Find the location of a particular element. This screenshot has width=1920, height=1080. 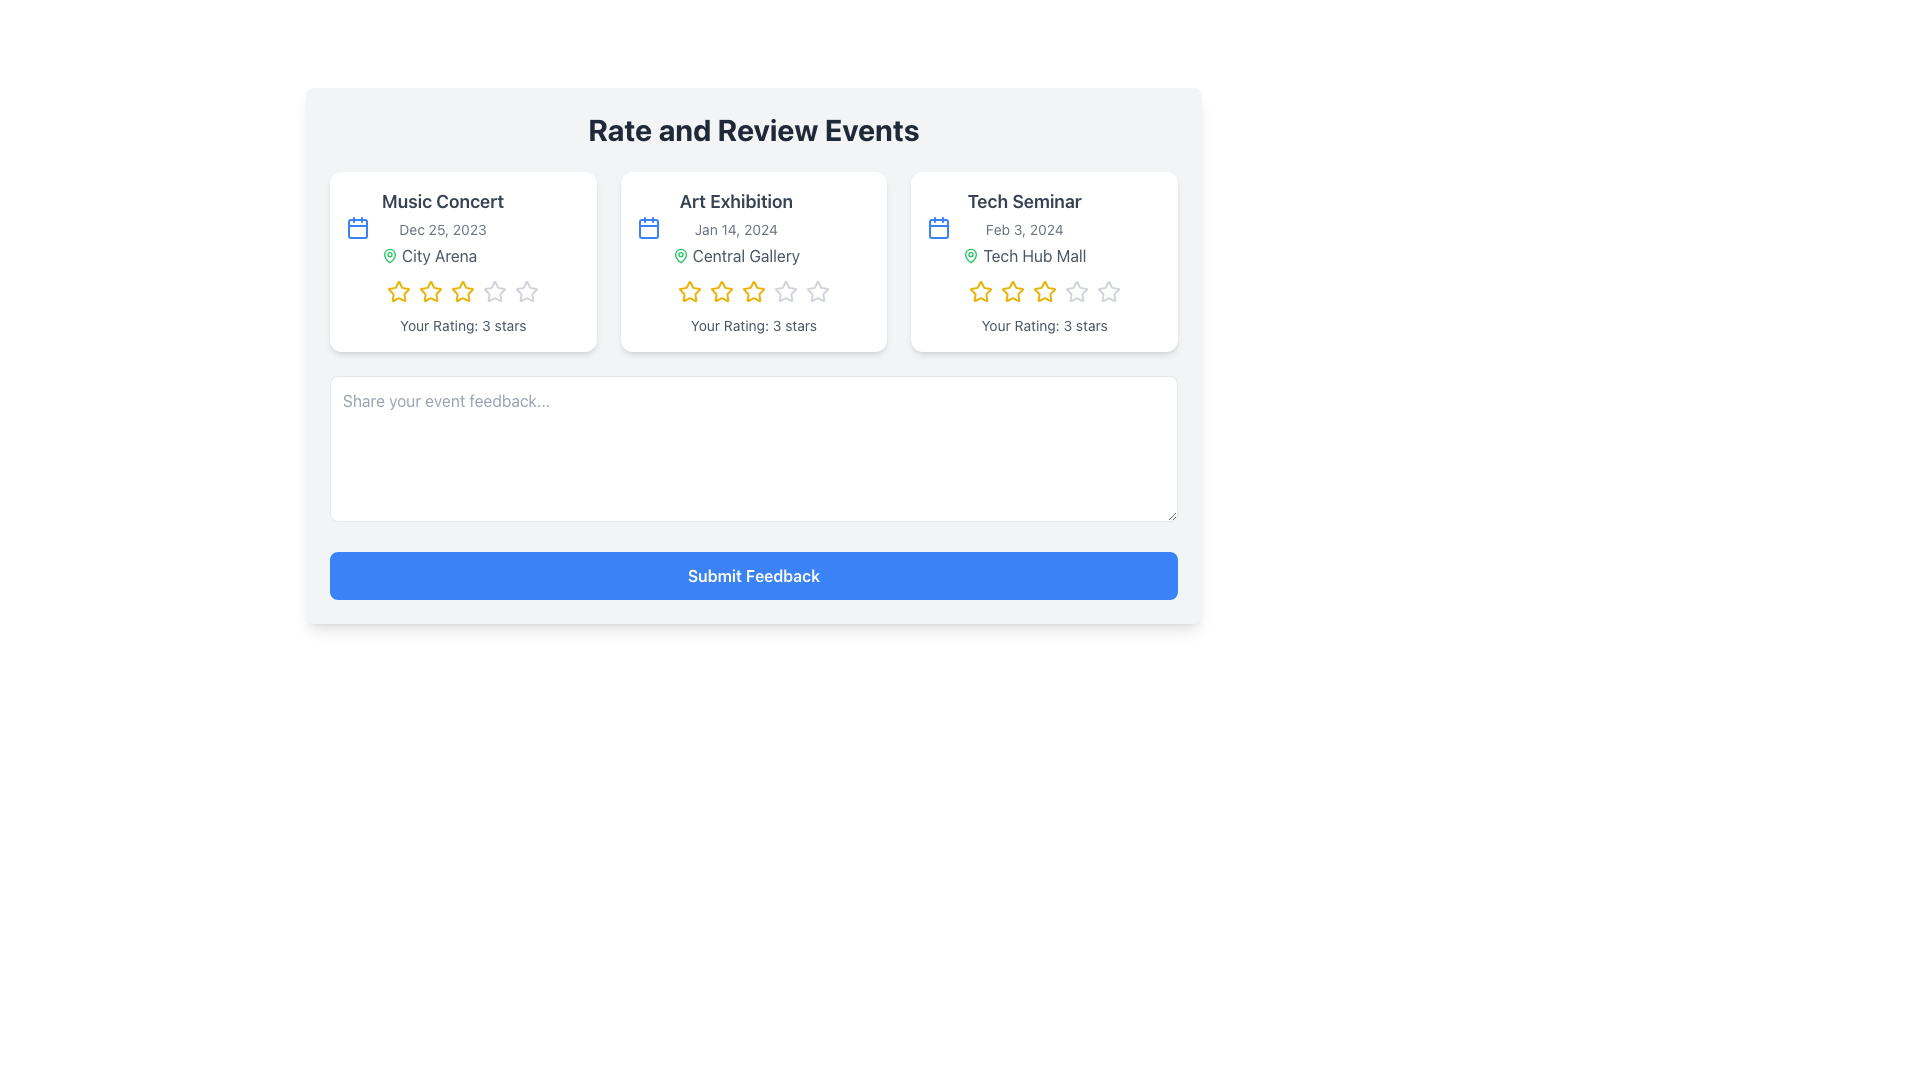

date information displayed in the text element positioned under the title 'Tech Seminar' within the 'Tech Seminar' panel is located at coordinates (1024, 229).